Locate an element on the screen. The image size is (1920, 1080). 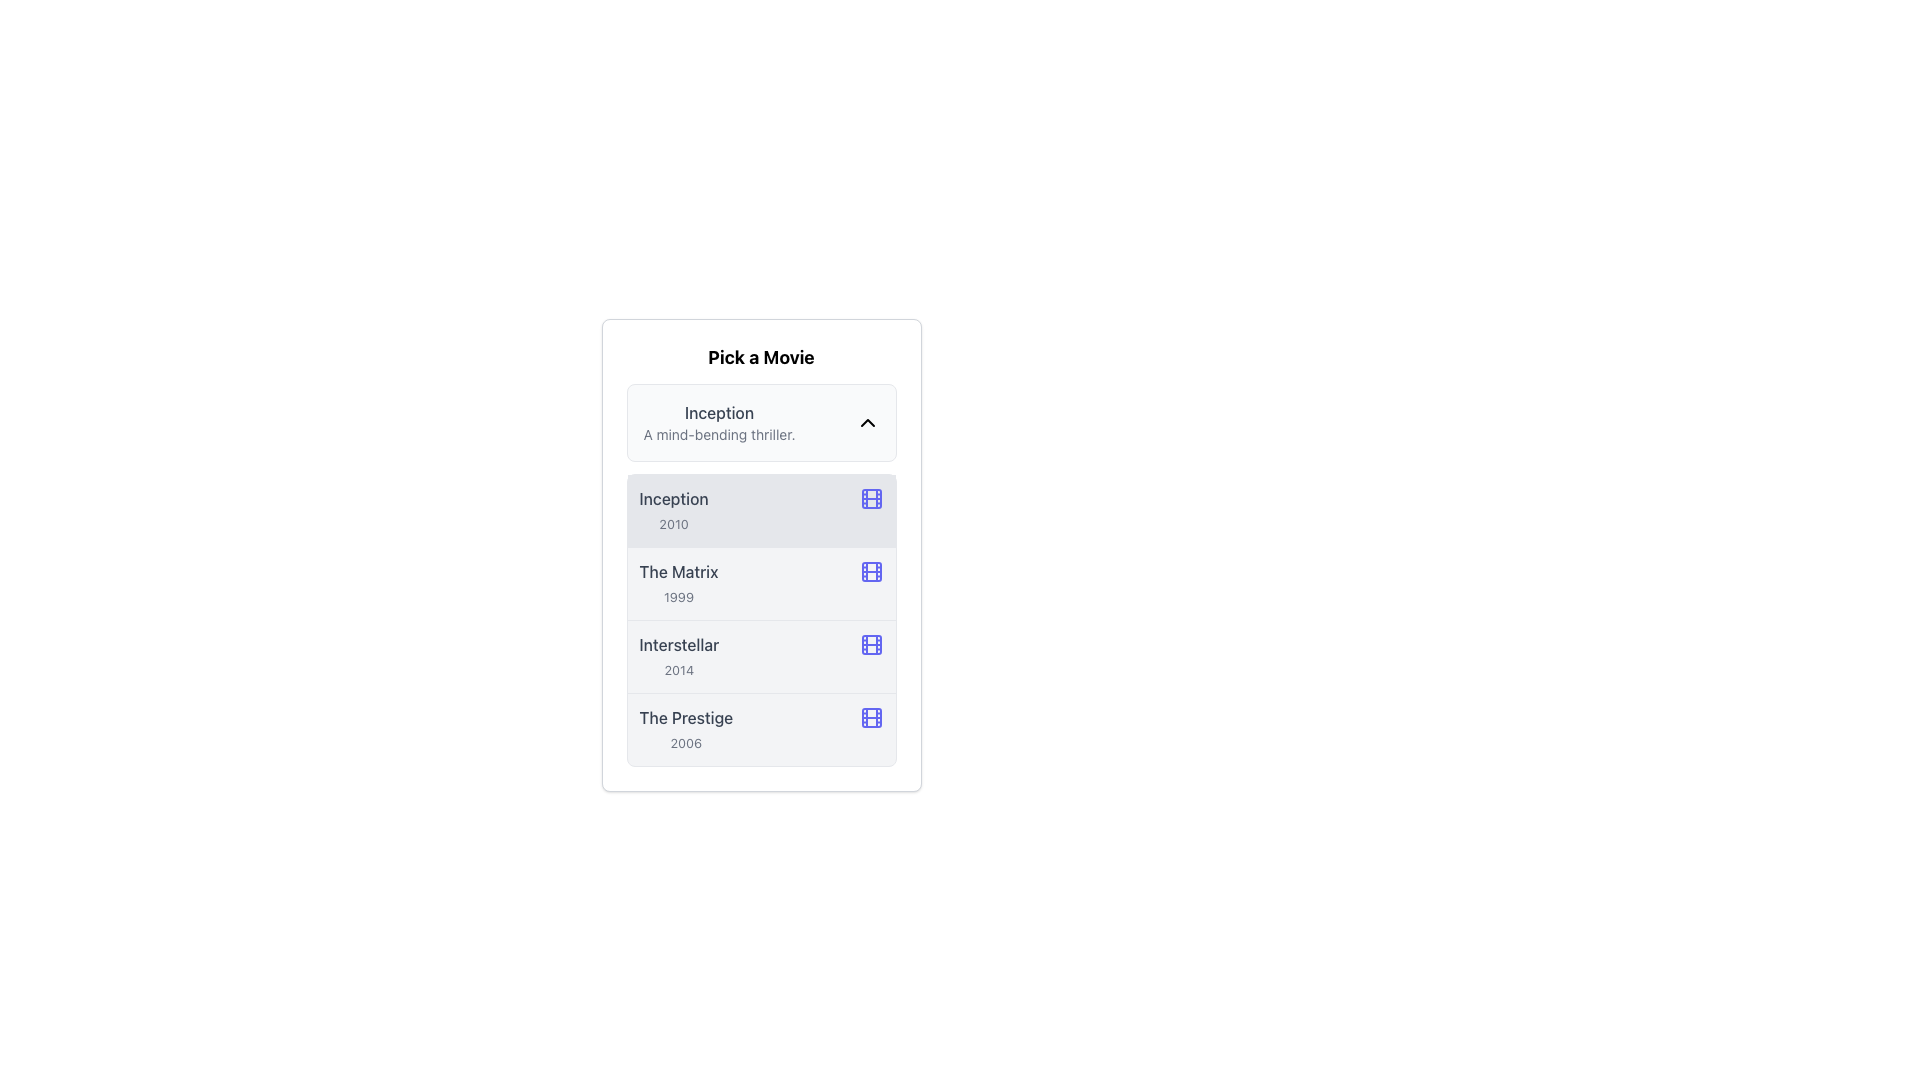
the text label displaying the year '2010' in gray font, located beneath the title 'Inception' in the selection list interface is located at coordinates (674, 523).